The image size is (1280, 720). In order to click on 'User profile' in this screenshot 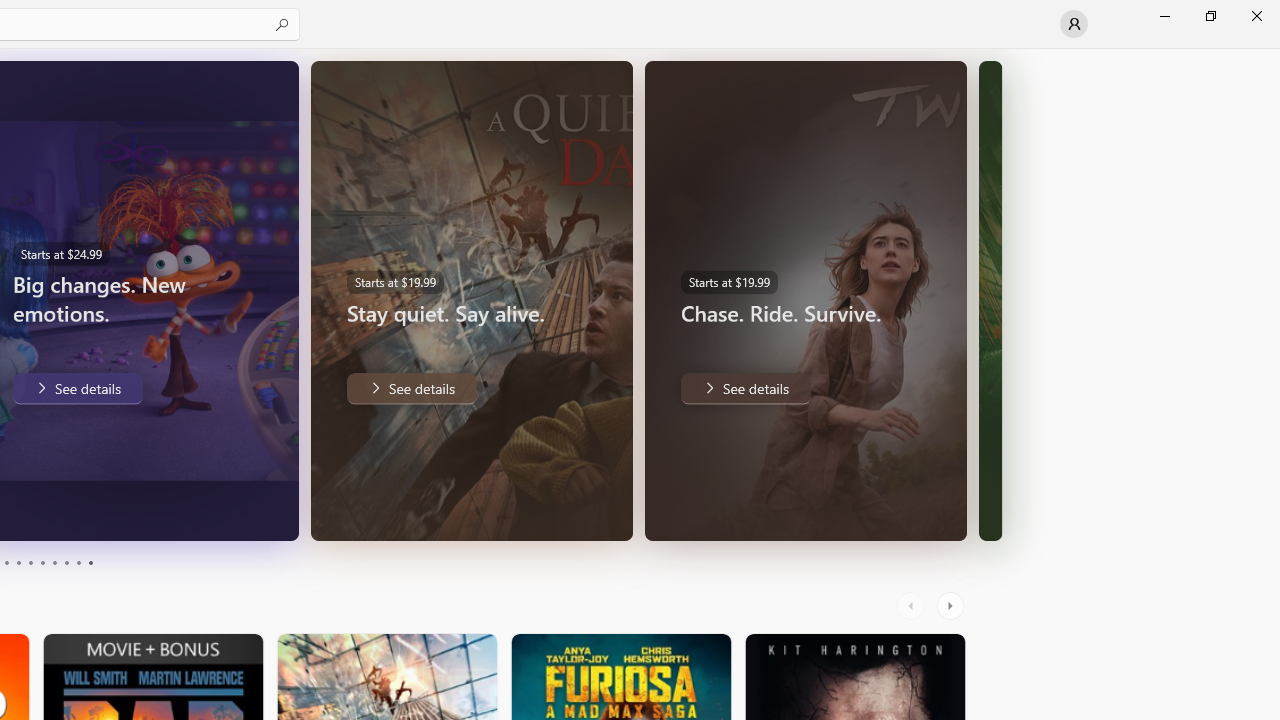, I will do `click(1072, 24)`.